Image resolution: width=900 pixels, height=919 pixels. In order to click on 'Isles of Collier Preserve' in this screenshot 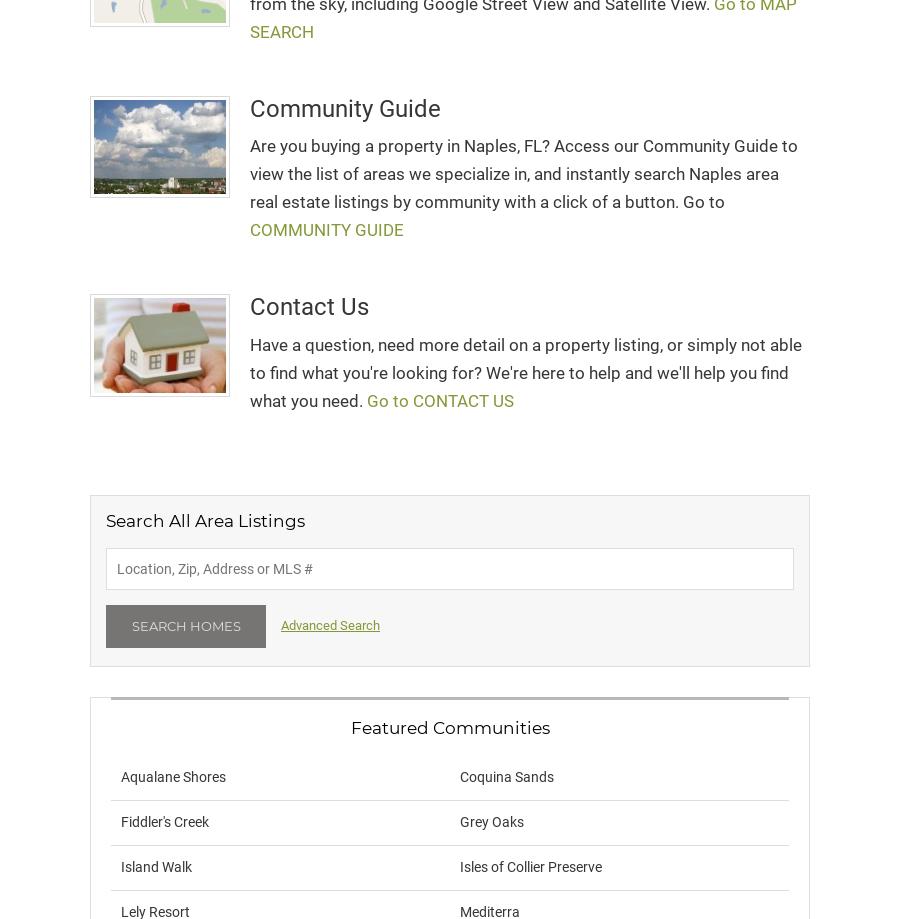, I will do `click(530, 865)`.